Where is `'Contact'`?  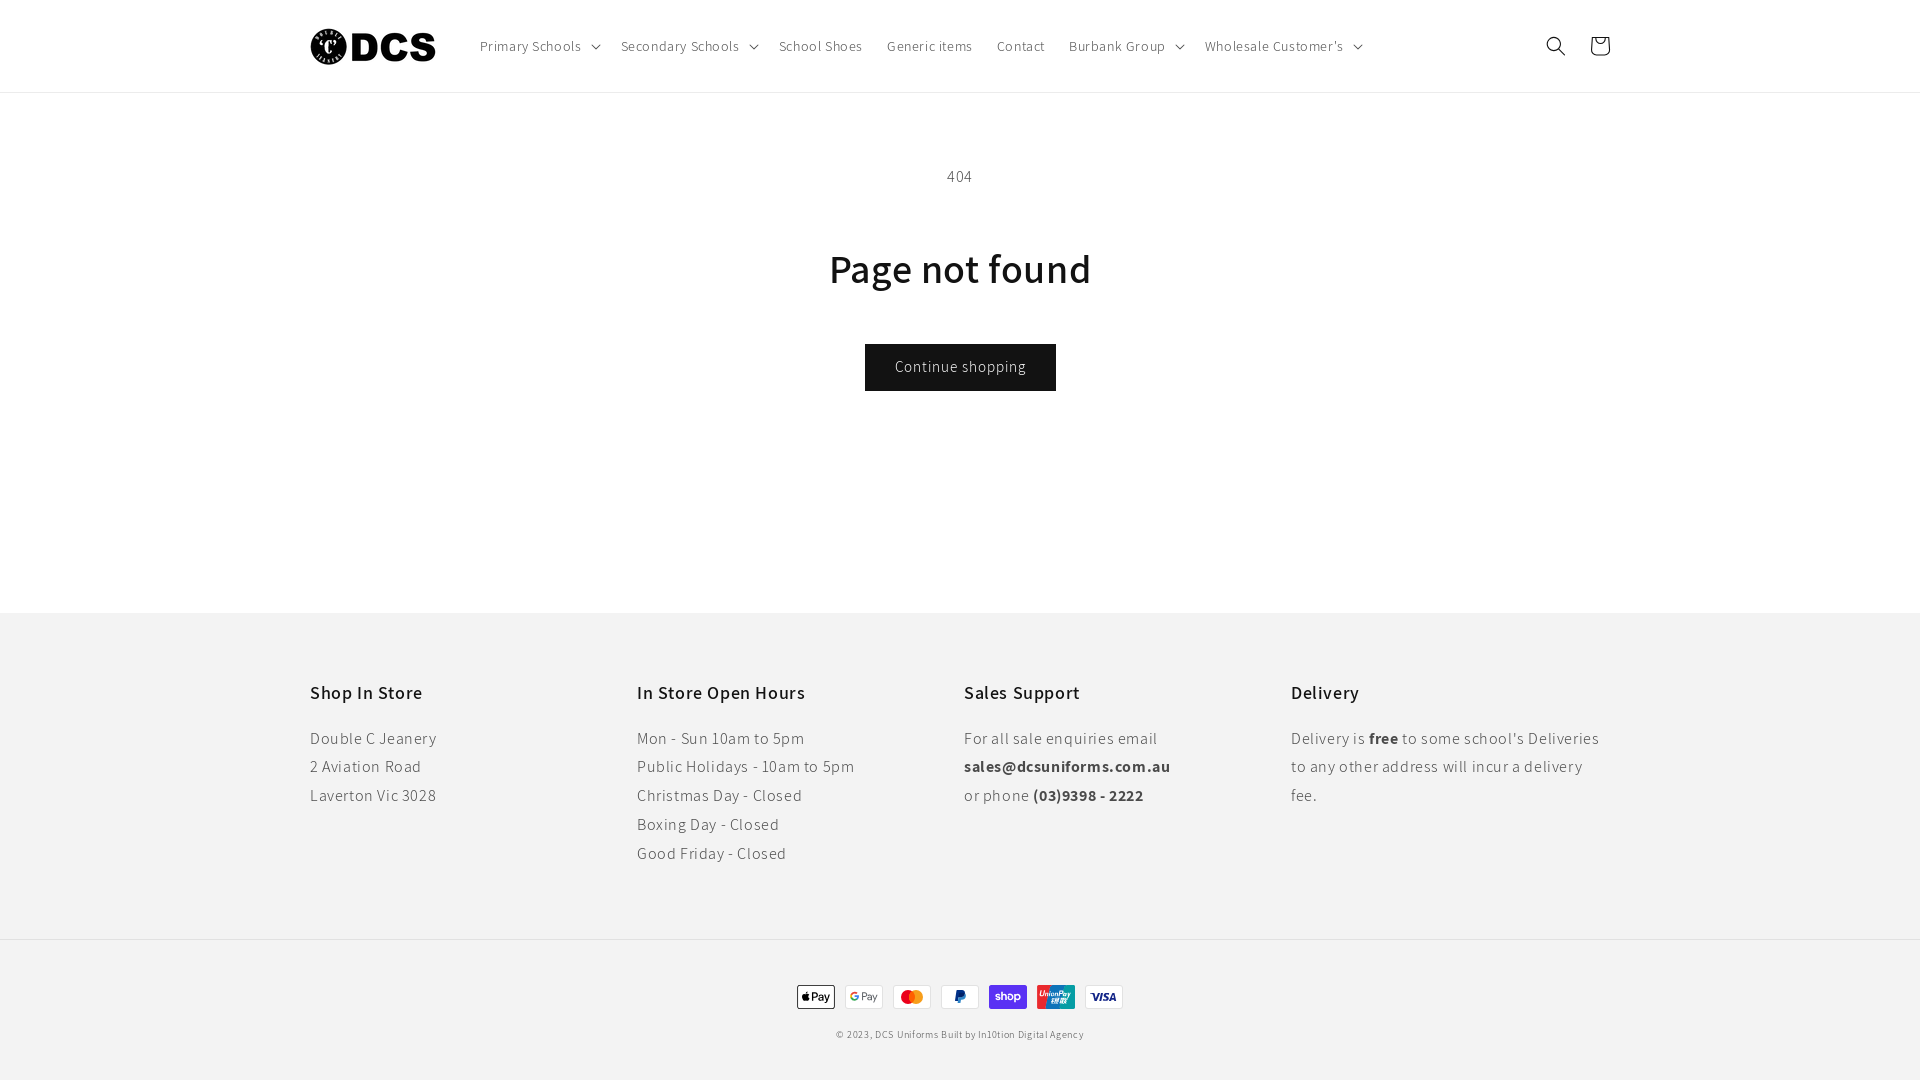 'Contact' is located at coordinates (1021, 45).